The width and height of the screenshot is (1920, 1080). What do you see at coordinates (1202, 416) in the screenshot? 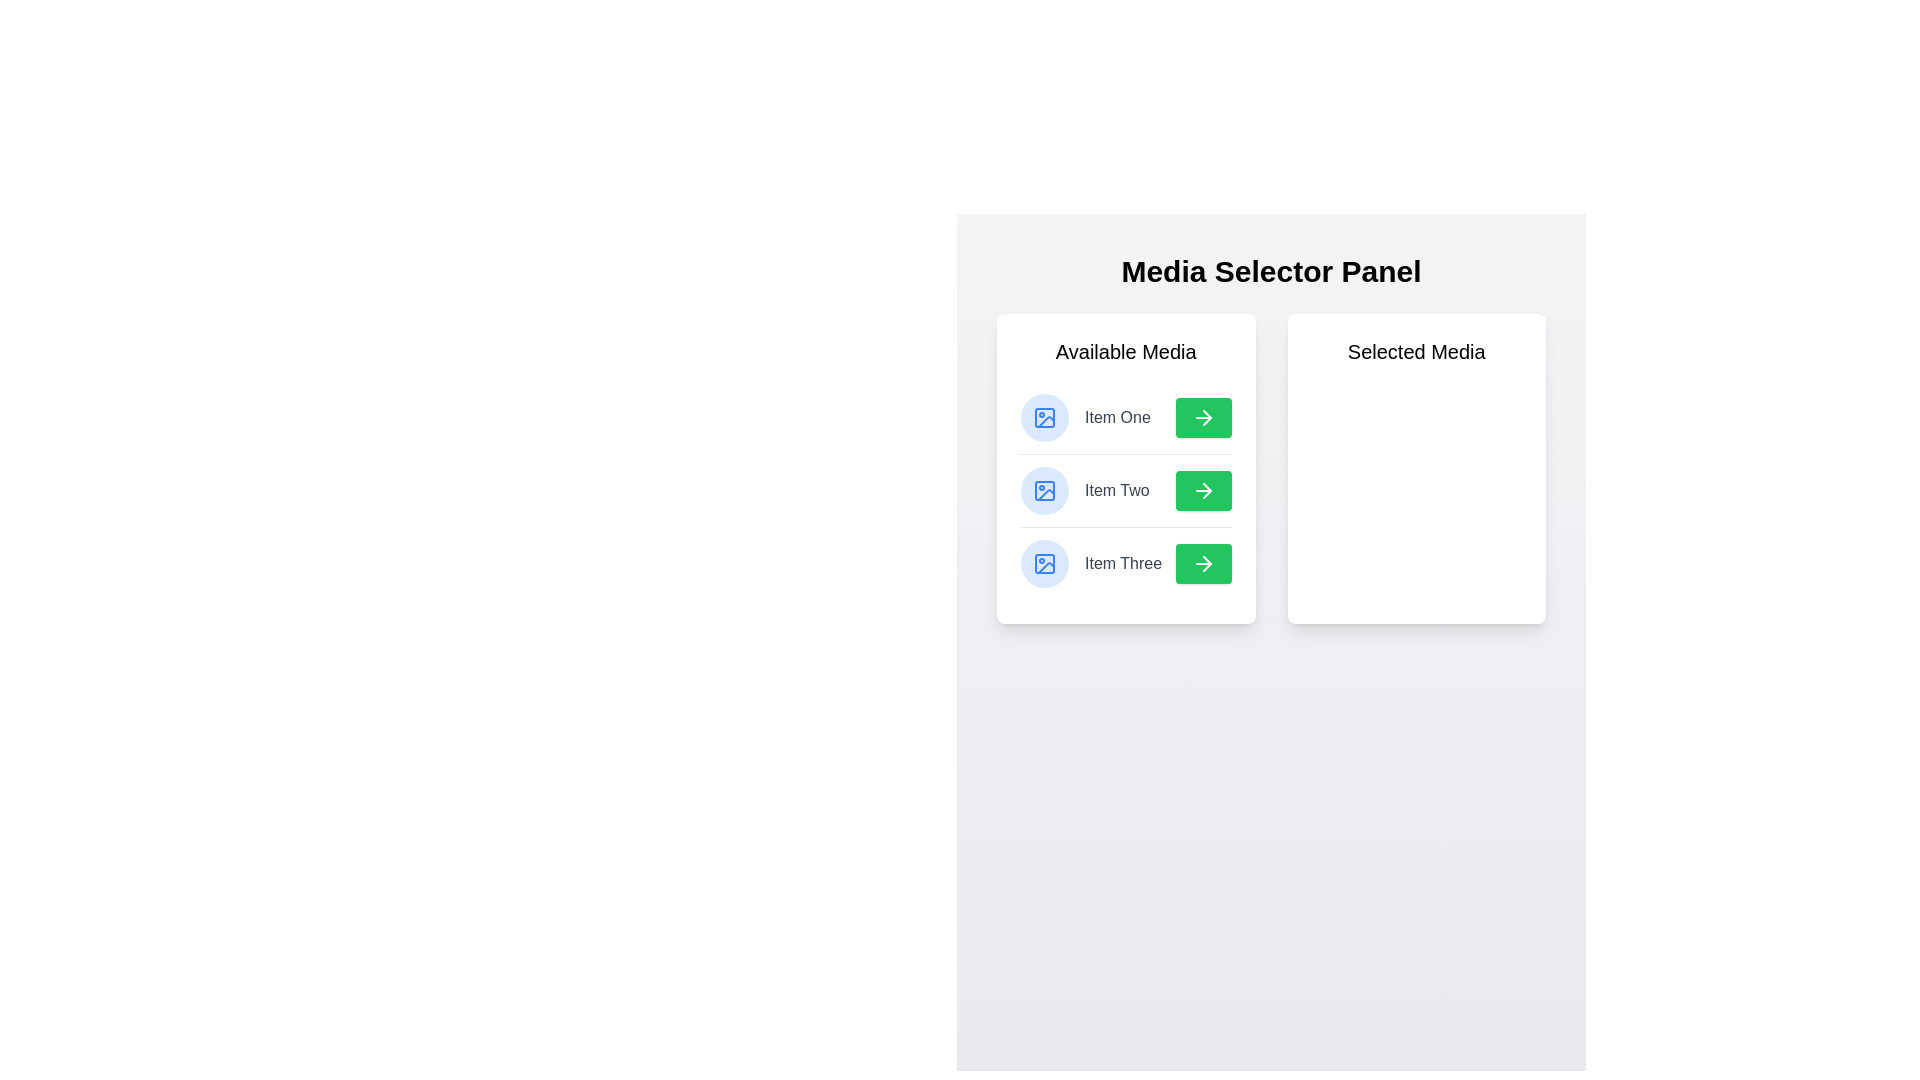
I see `the 'select' or 'transfer' button associated with 'Item One' in the first row of the 'Available Media' panel` at bounding box center [1202, 416].